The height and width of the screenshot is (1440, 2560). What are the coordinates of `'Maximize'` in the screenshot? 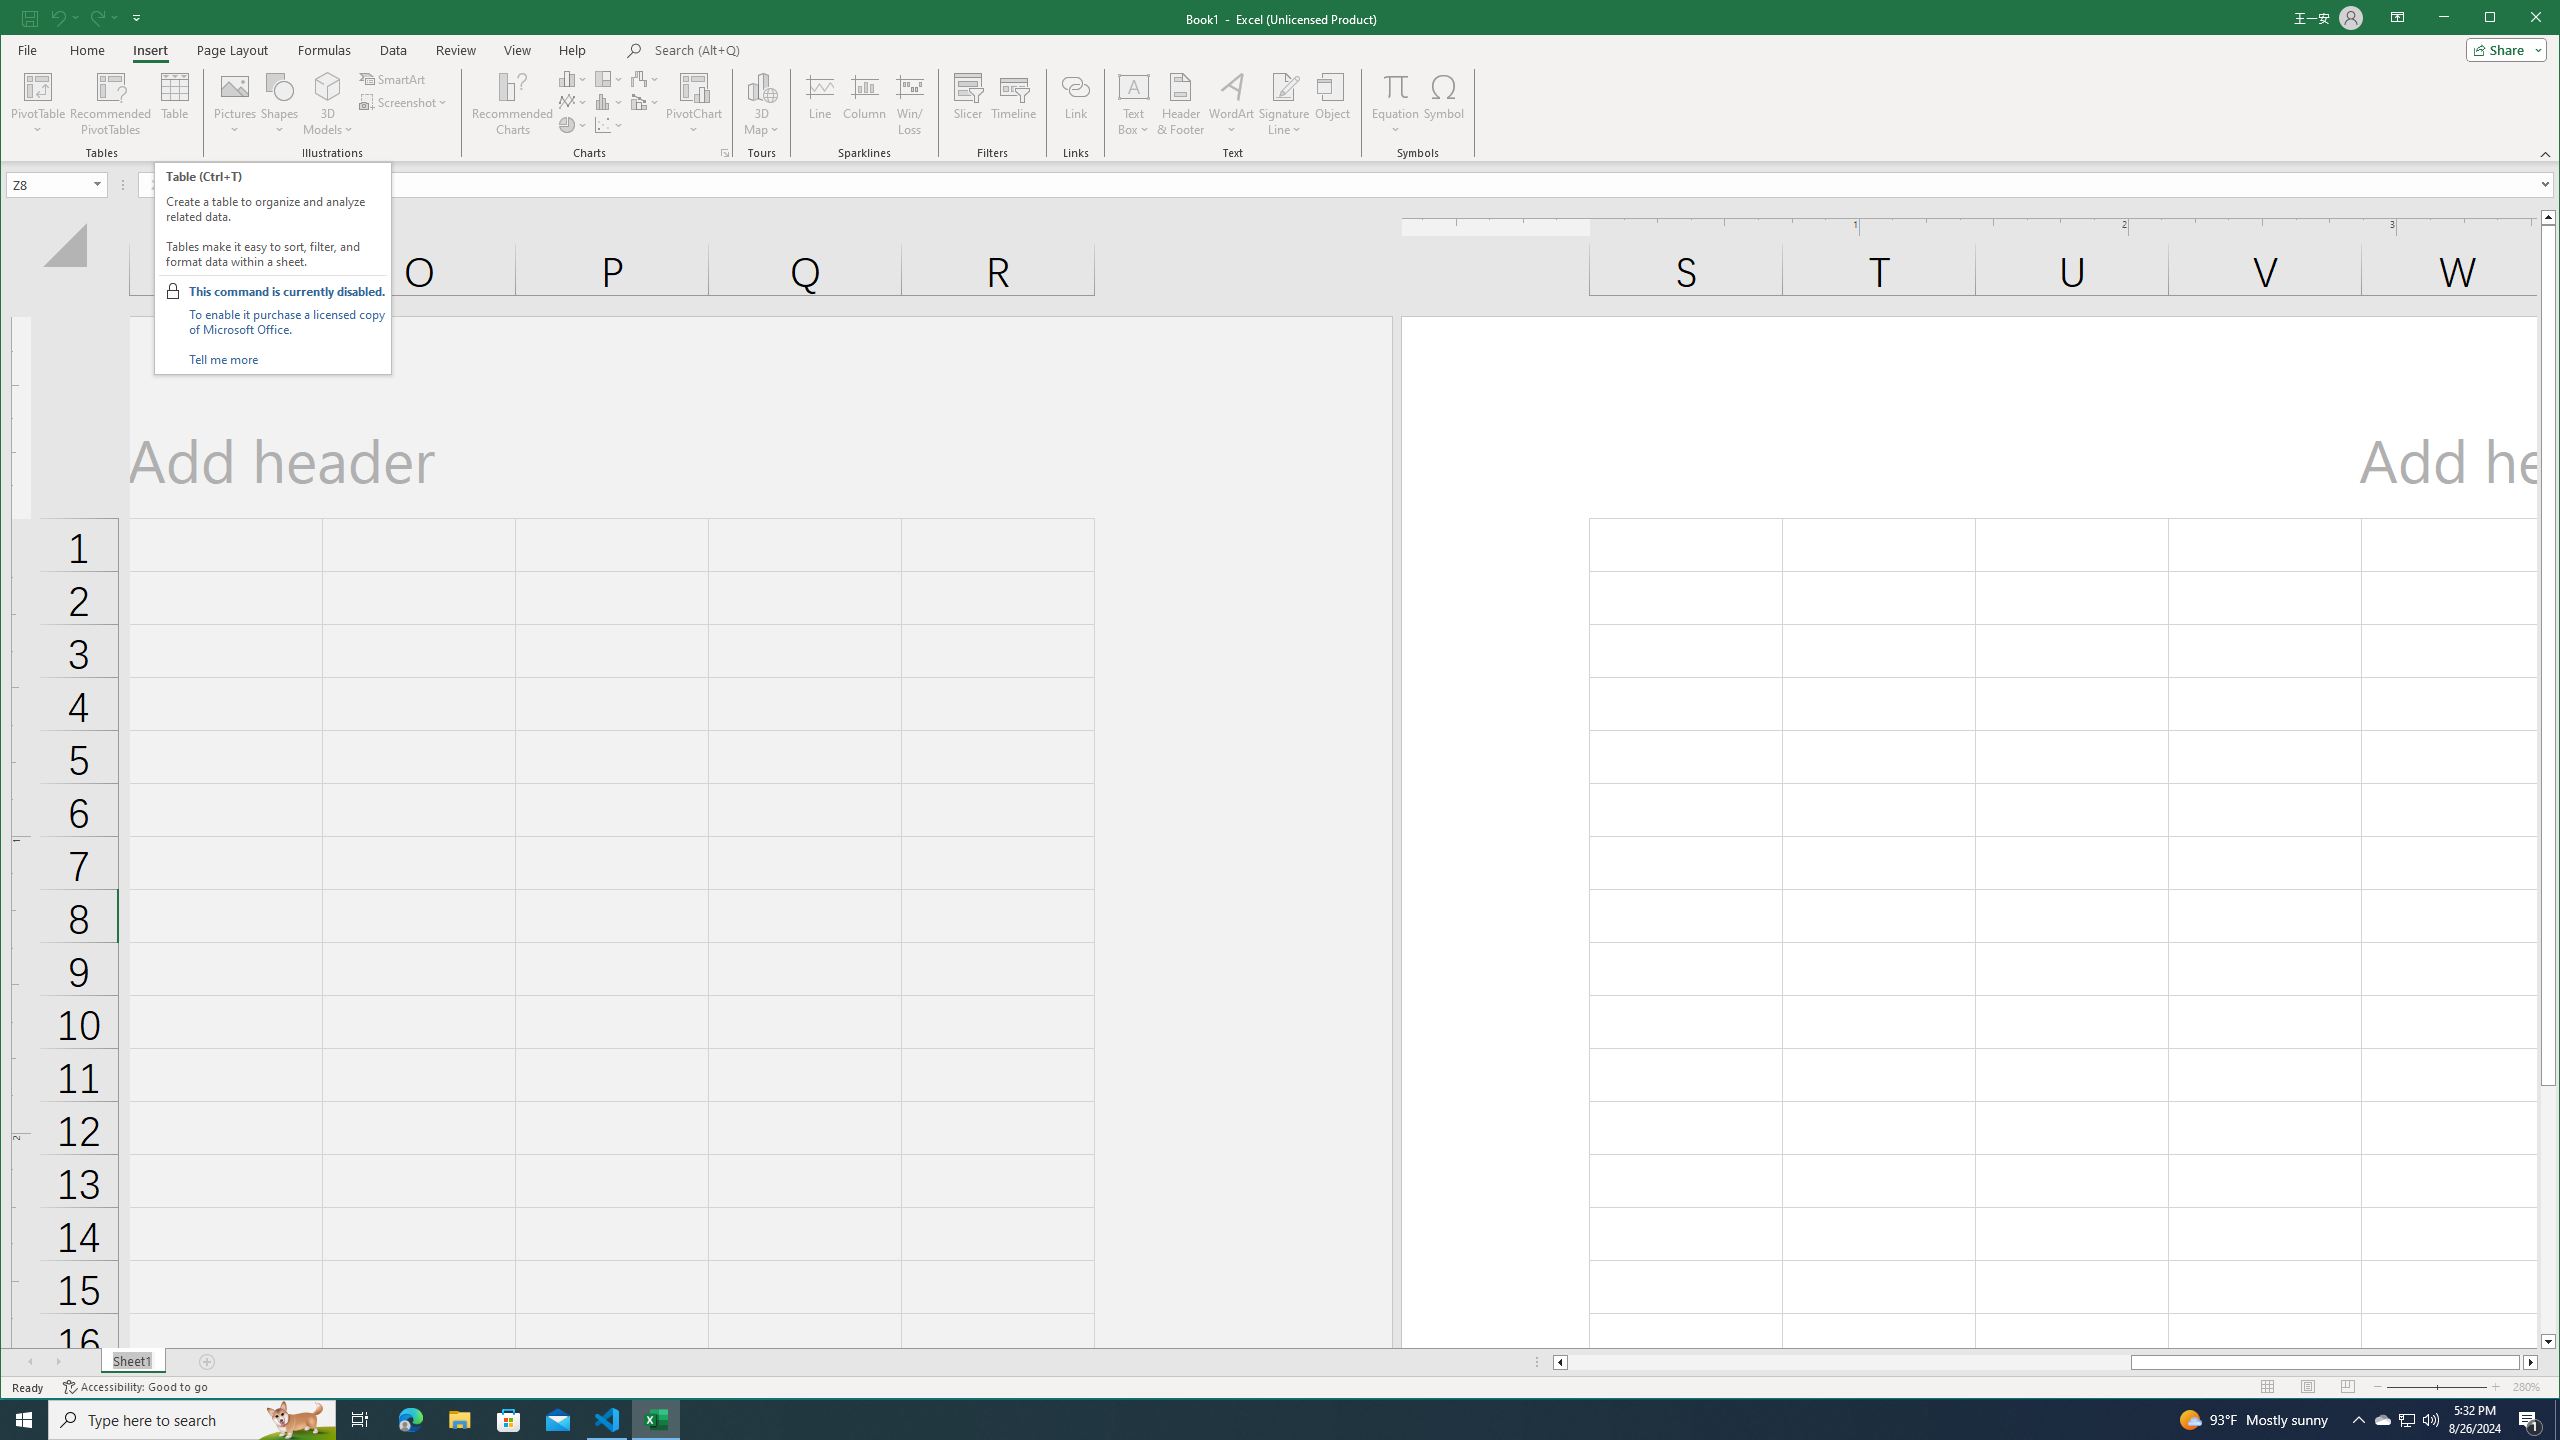 It's located at (2519, 19).